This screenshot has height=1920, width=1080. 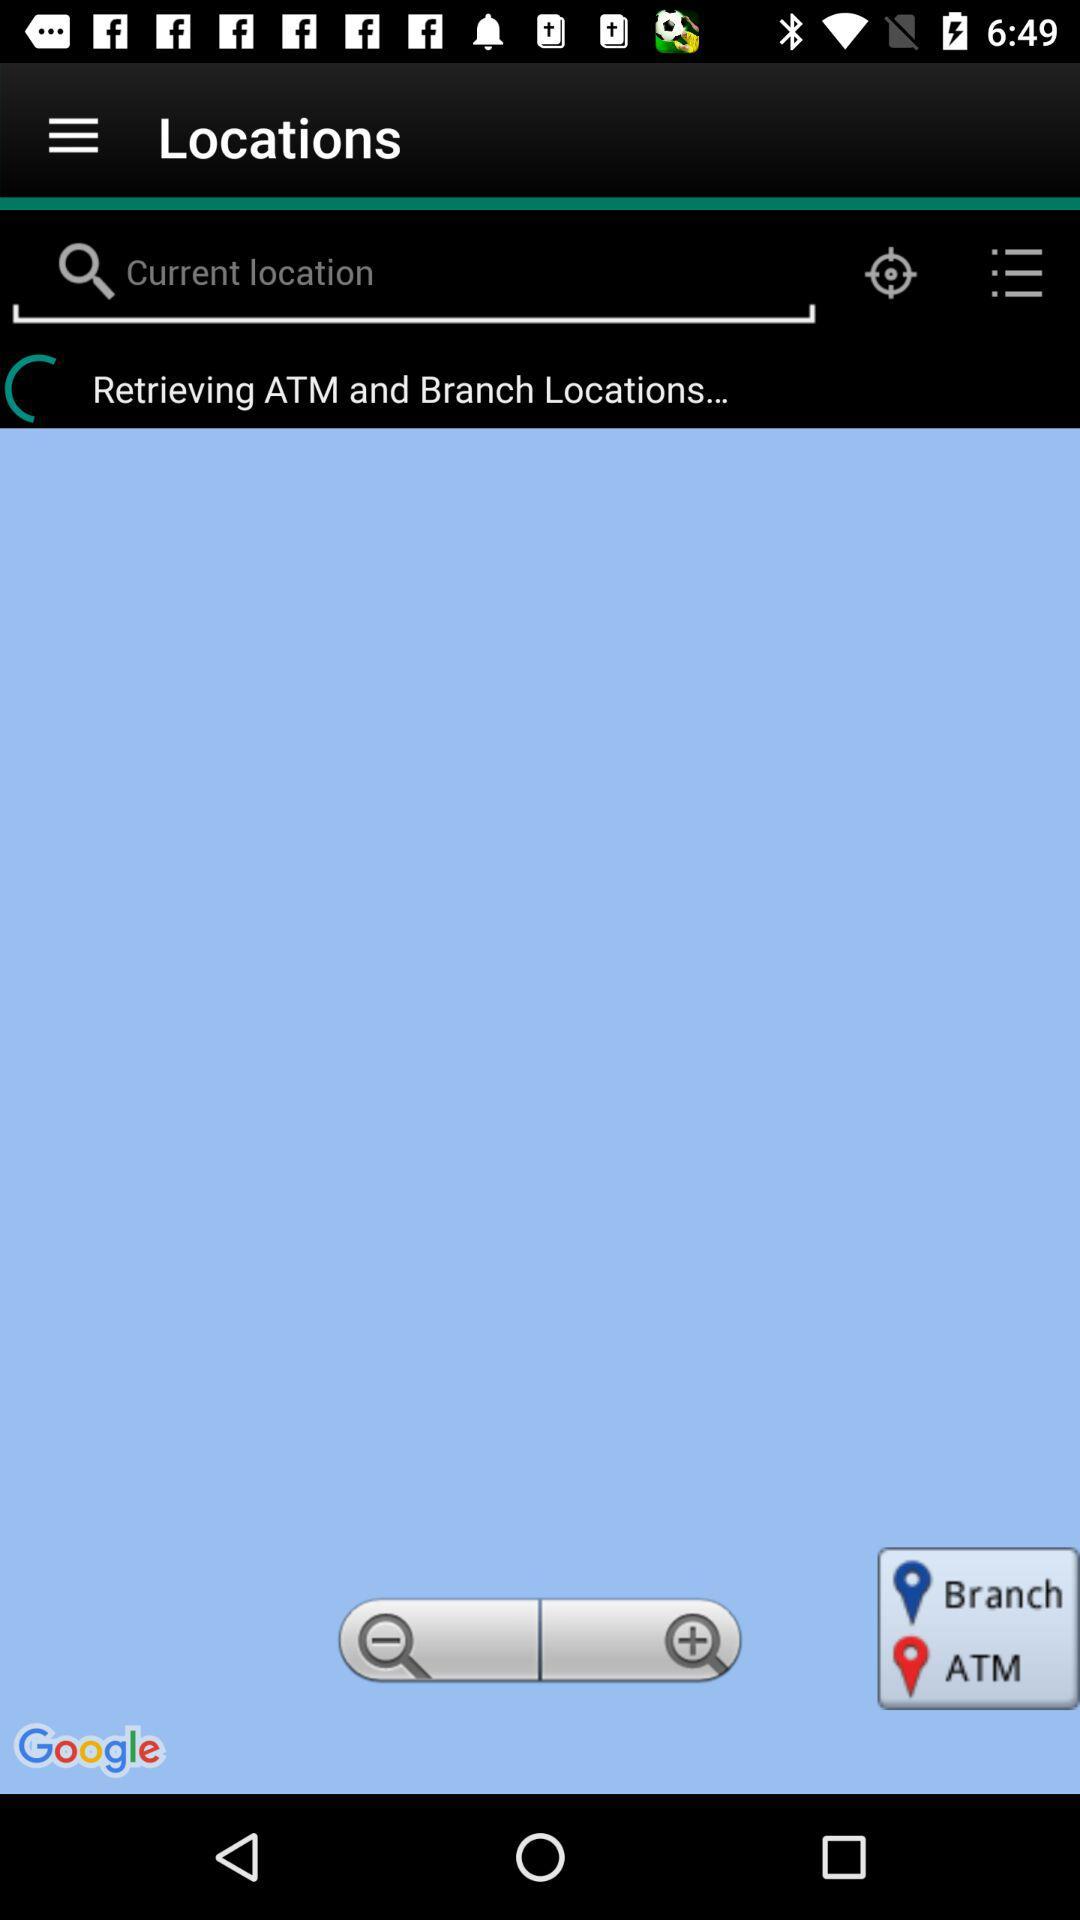 I want to click on the list icon, so click(x=1017, y=272).